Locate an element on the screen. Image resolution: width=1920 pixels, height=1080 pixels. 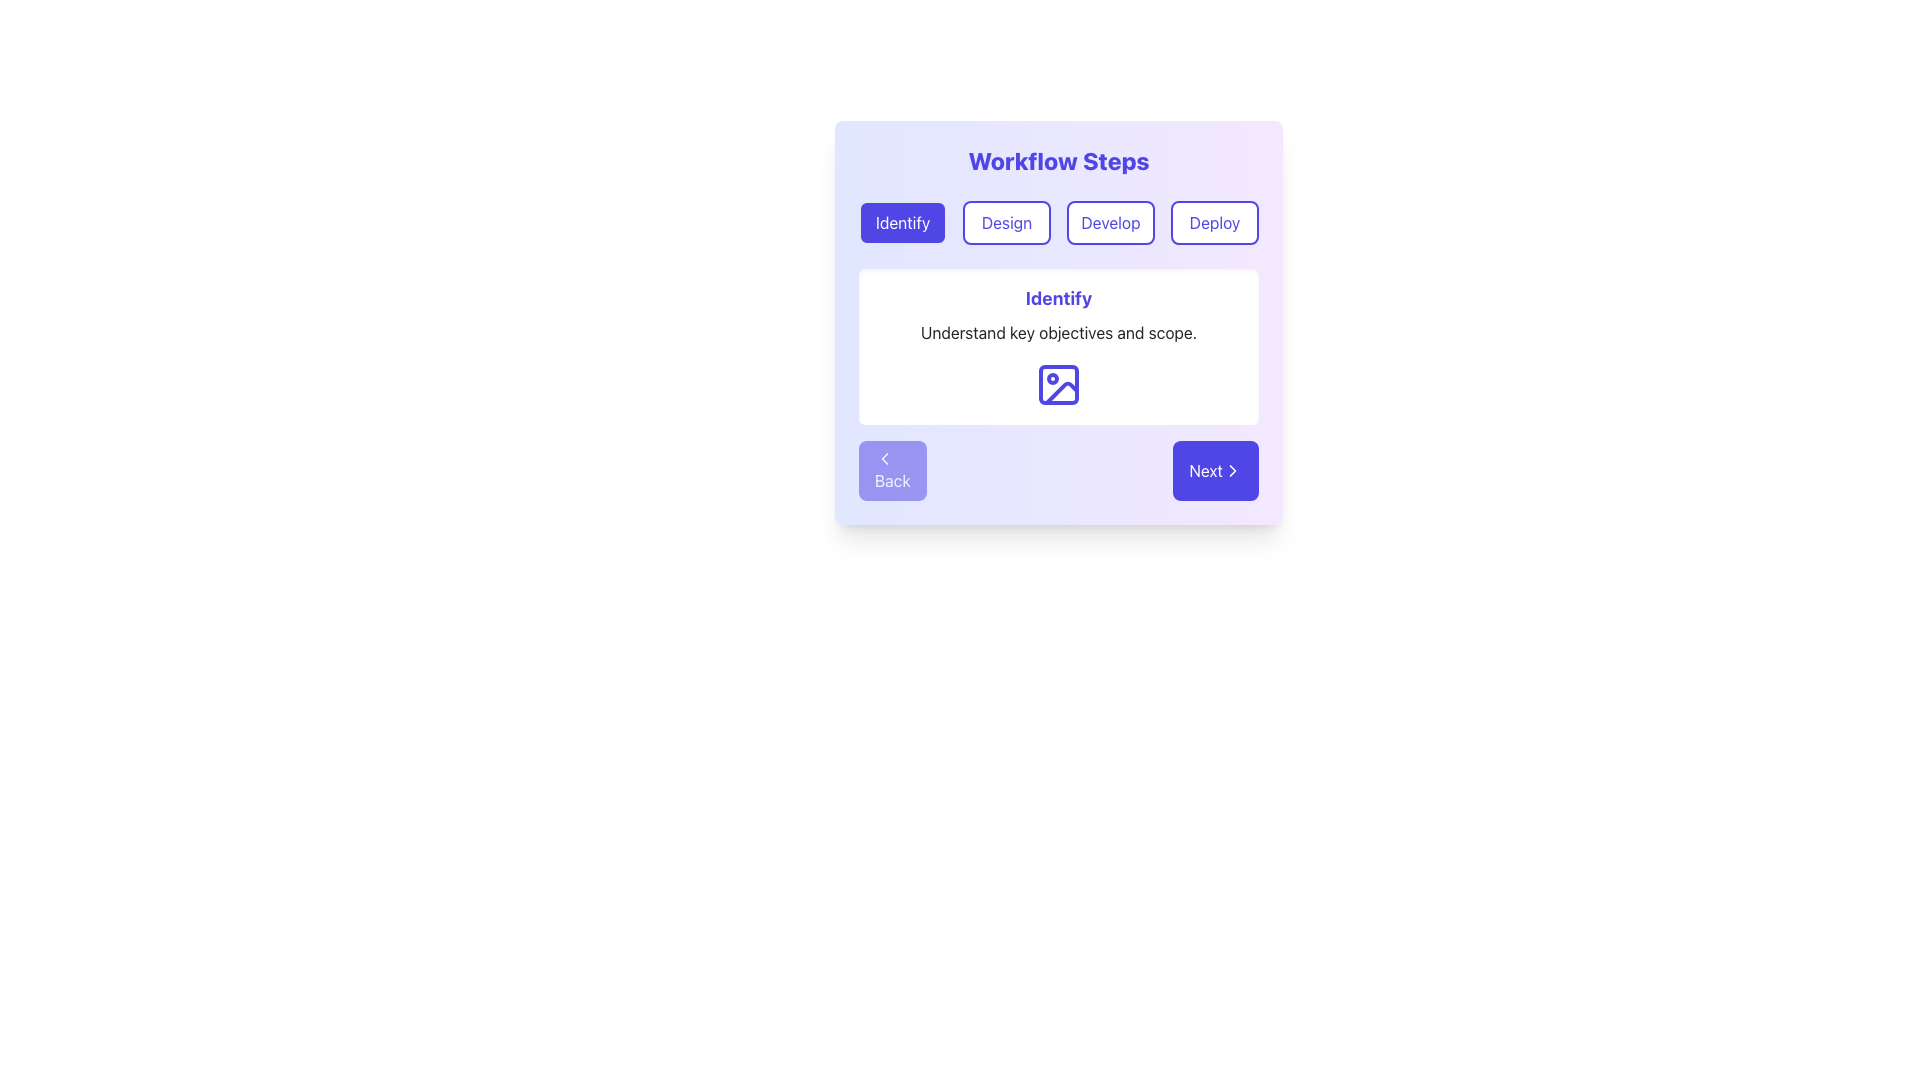
the 'Develop' button, which is a rectangular button with a white background and indigo text, positioned between the 'Design' and 'Deploy' buttons in the 'Workflow Steps' section is located at coordinates (1109, 223).